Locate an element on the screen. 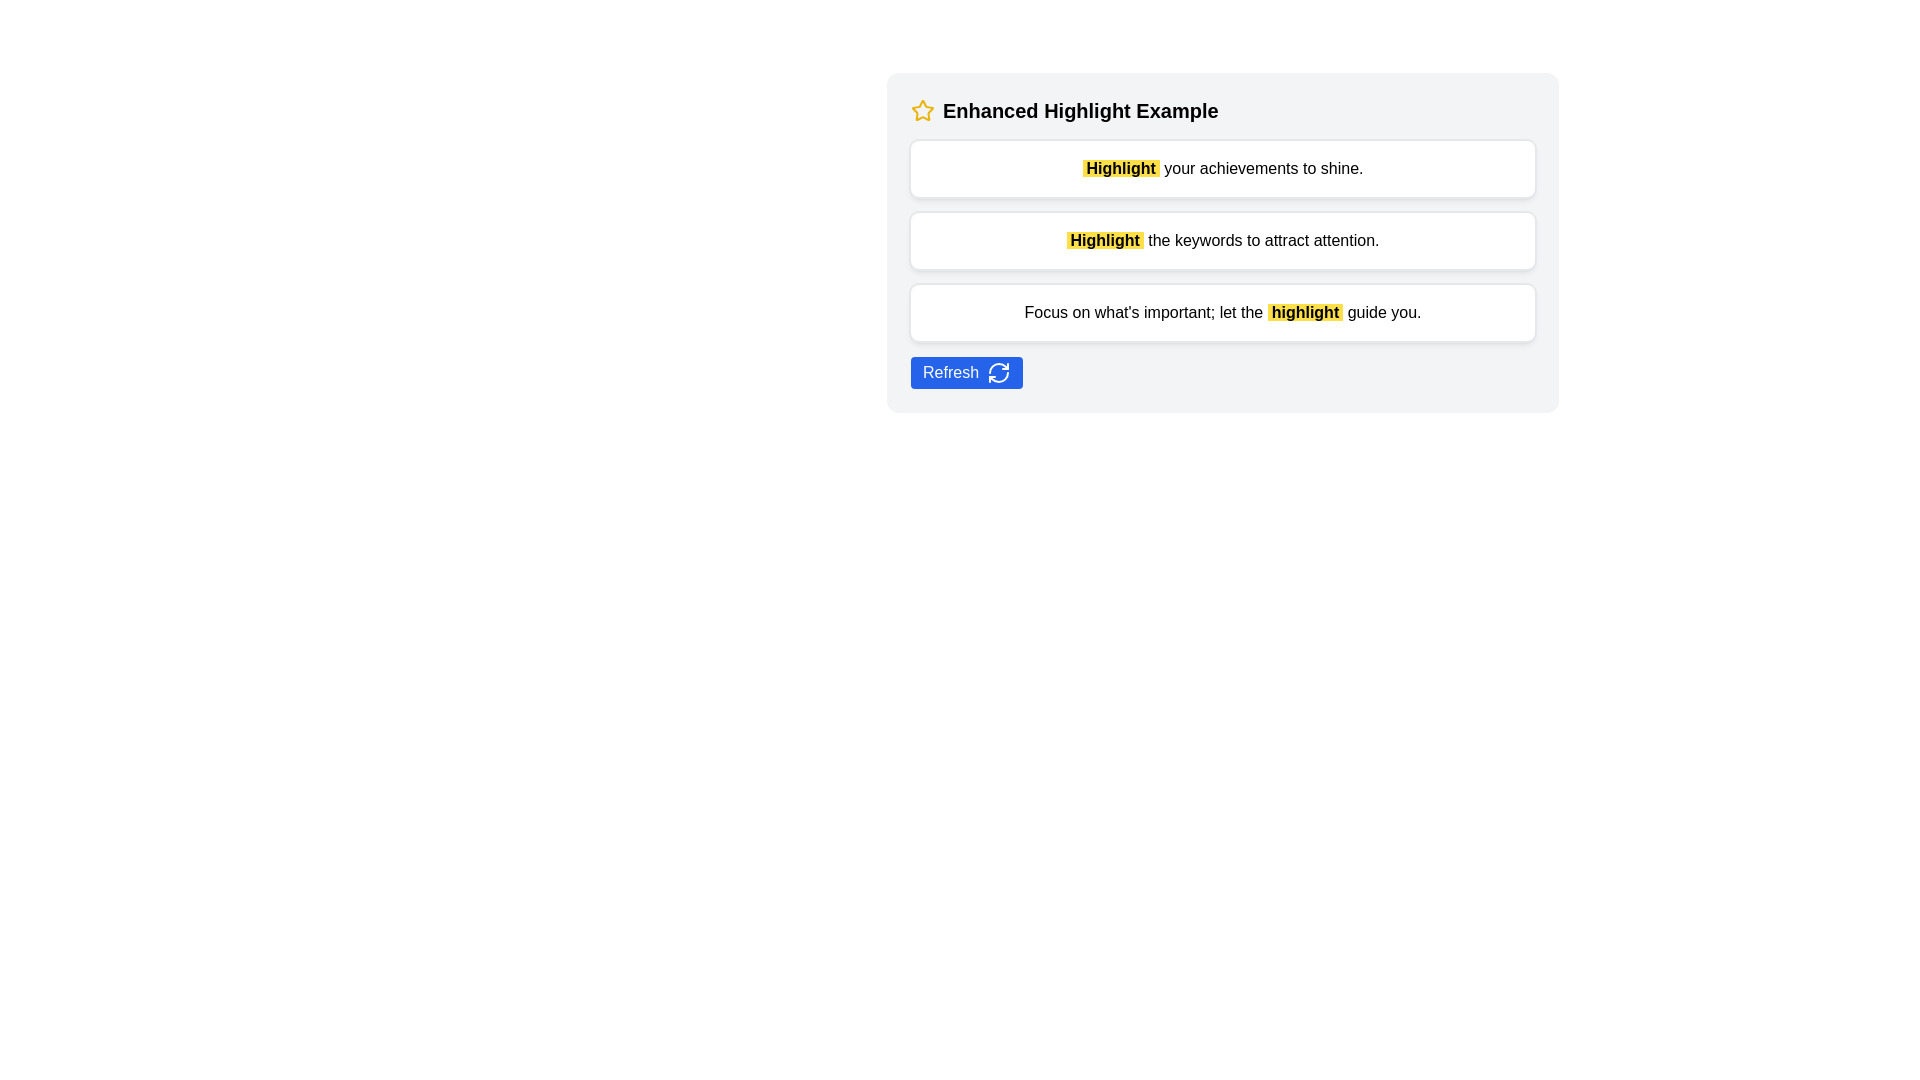  the Refresh button that contains the blue circular arrow icon representing a refresh action is located at coordinates (998, 373).